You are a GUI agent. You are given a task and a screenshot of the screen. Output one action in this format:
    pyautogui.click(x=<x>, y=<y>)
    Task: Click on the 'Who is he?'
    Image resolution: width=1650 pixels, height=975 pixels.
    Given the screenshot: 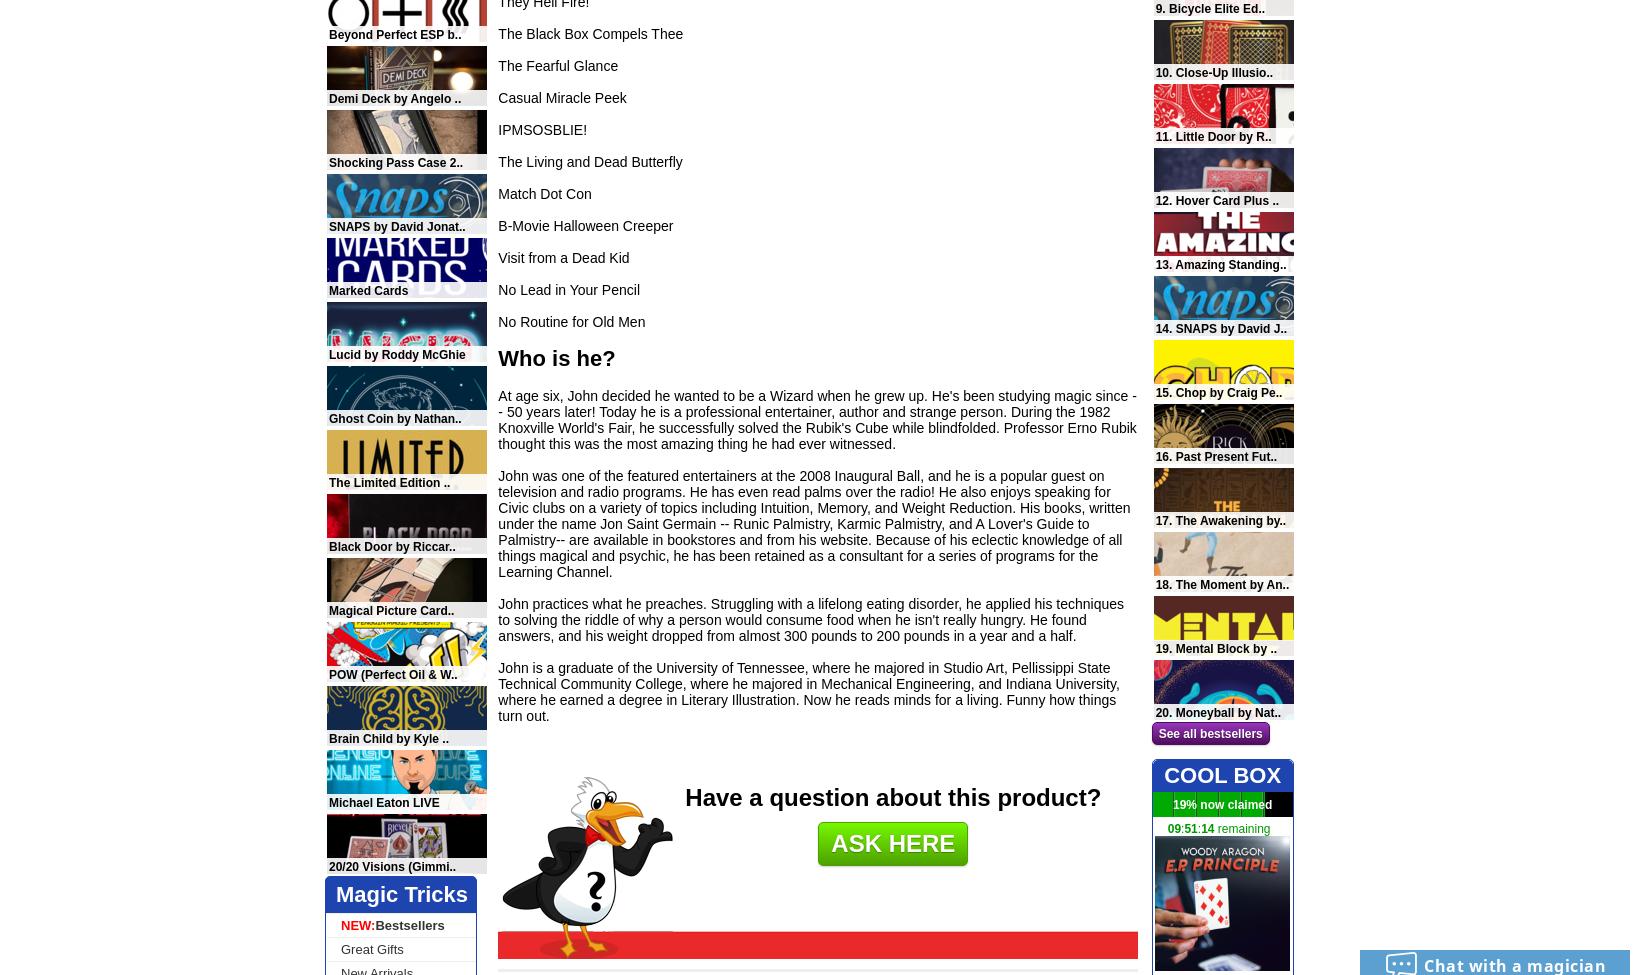 What is the action you would take?
    pyautogui.click(x=555, y=357)
    